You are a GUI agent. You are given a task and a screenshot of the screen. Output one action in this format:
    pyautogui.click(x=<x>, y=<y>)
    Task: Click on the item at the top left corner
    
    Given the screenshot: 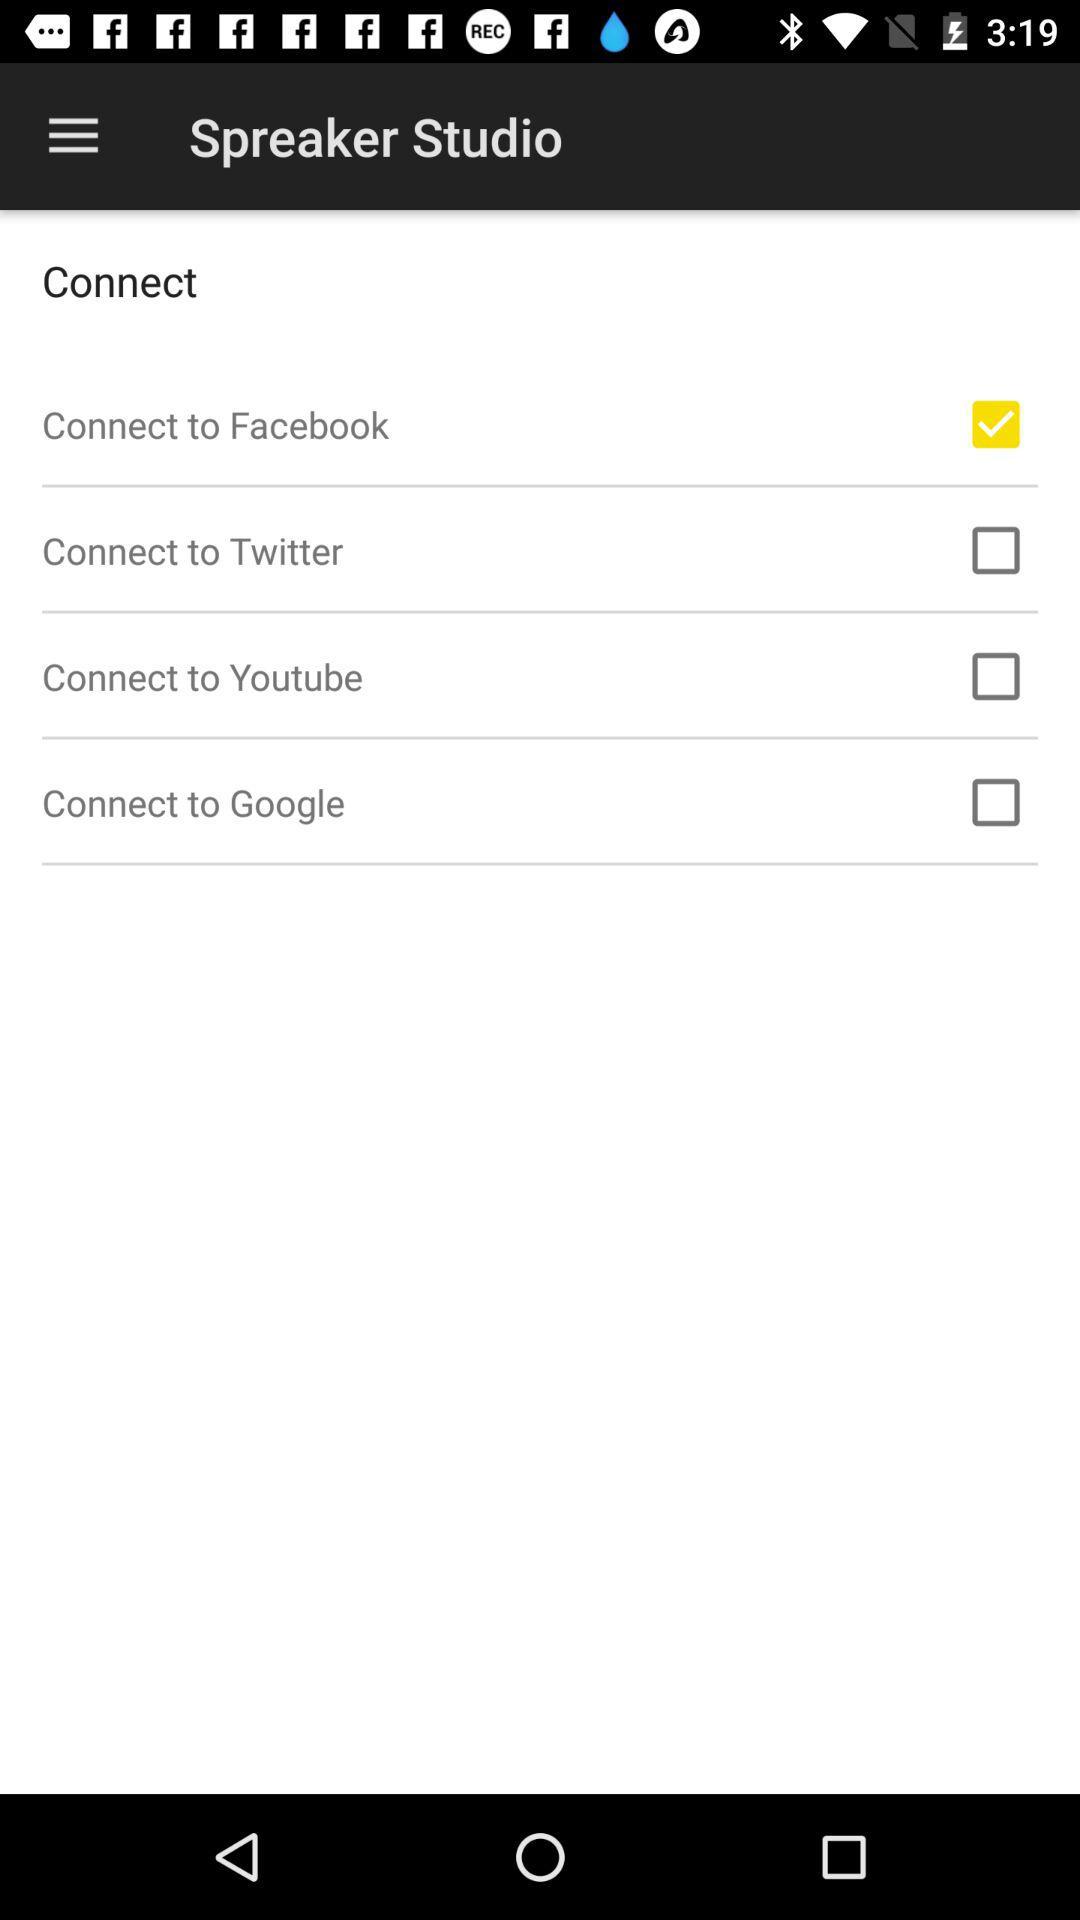 What is the action you would take?
    pyautogui.click(x=72, y=135)
    